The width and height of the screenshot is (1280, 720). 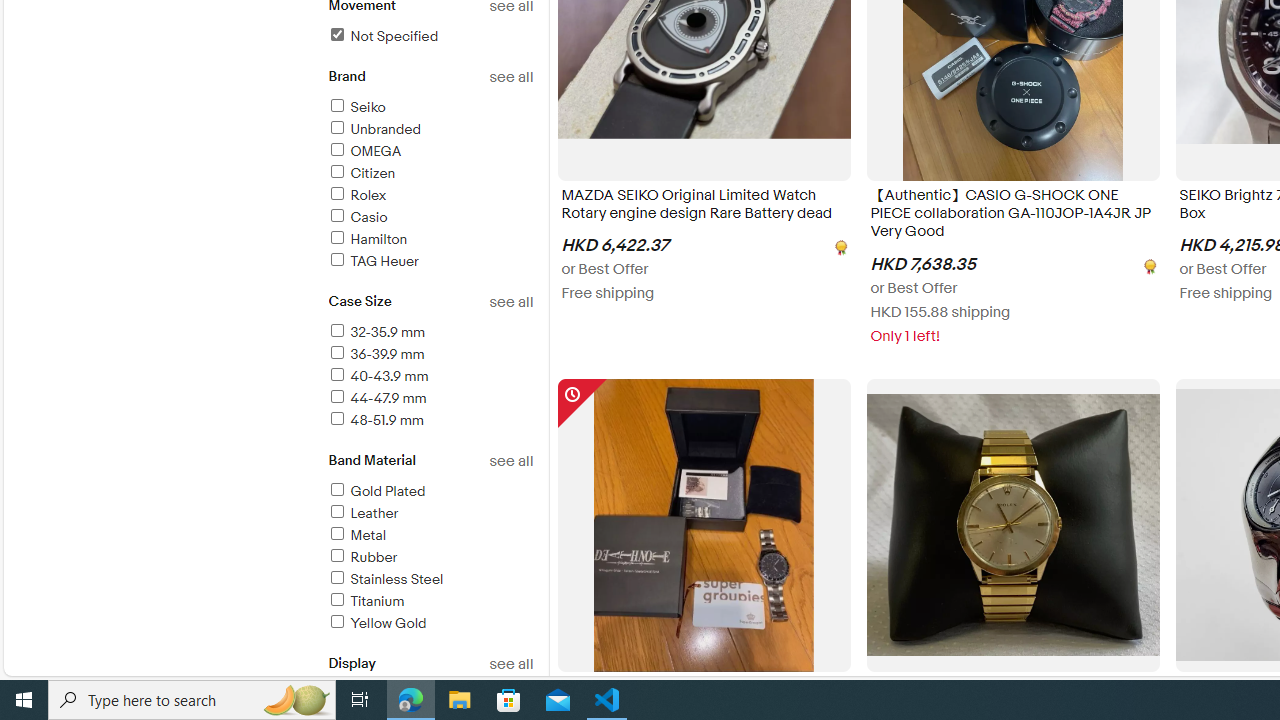 I want to click on 'Rolex', so click(x=356, y=195).